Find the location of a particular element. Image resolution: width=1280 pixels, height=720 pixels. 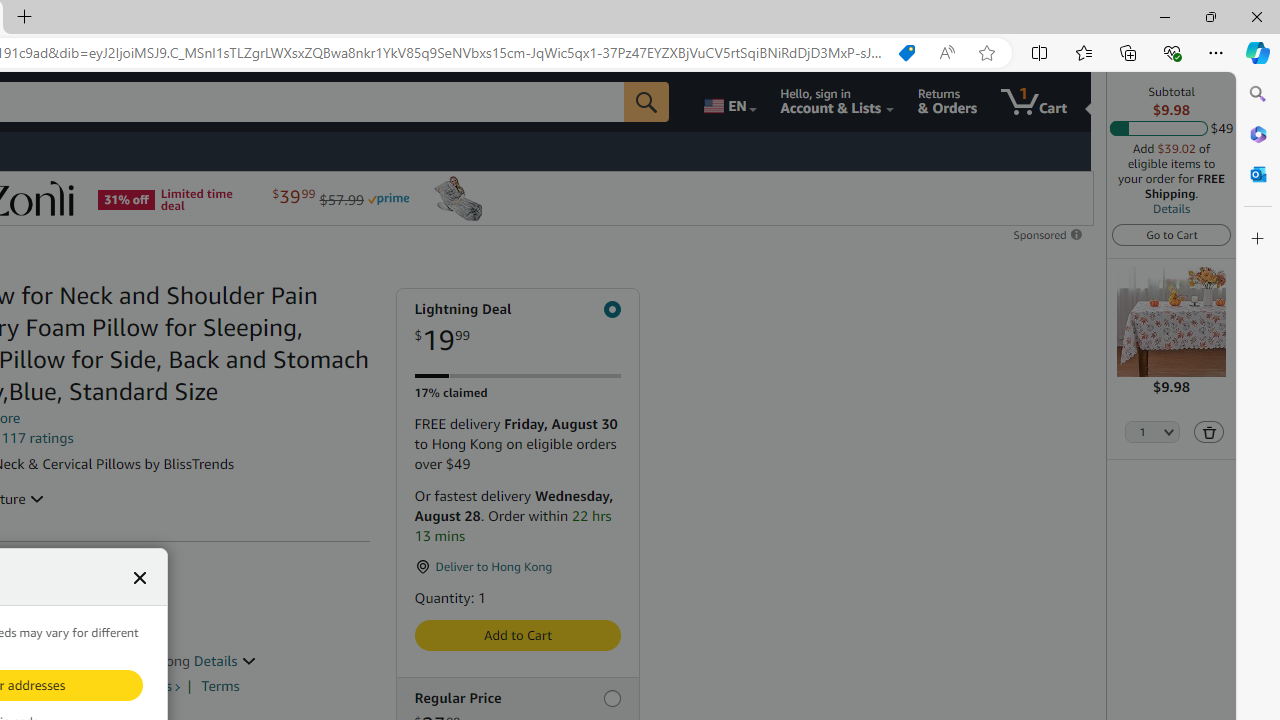

'Add to Cart' is located at coordinates (517, 635).